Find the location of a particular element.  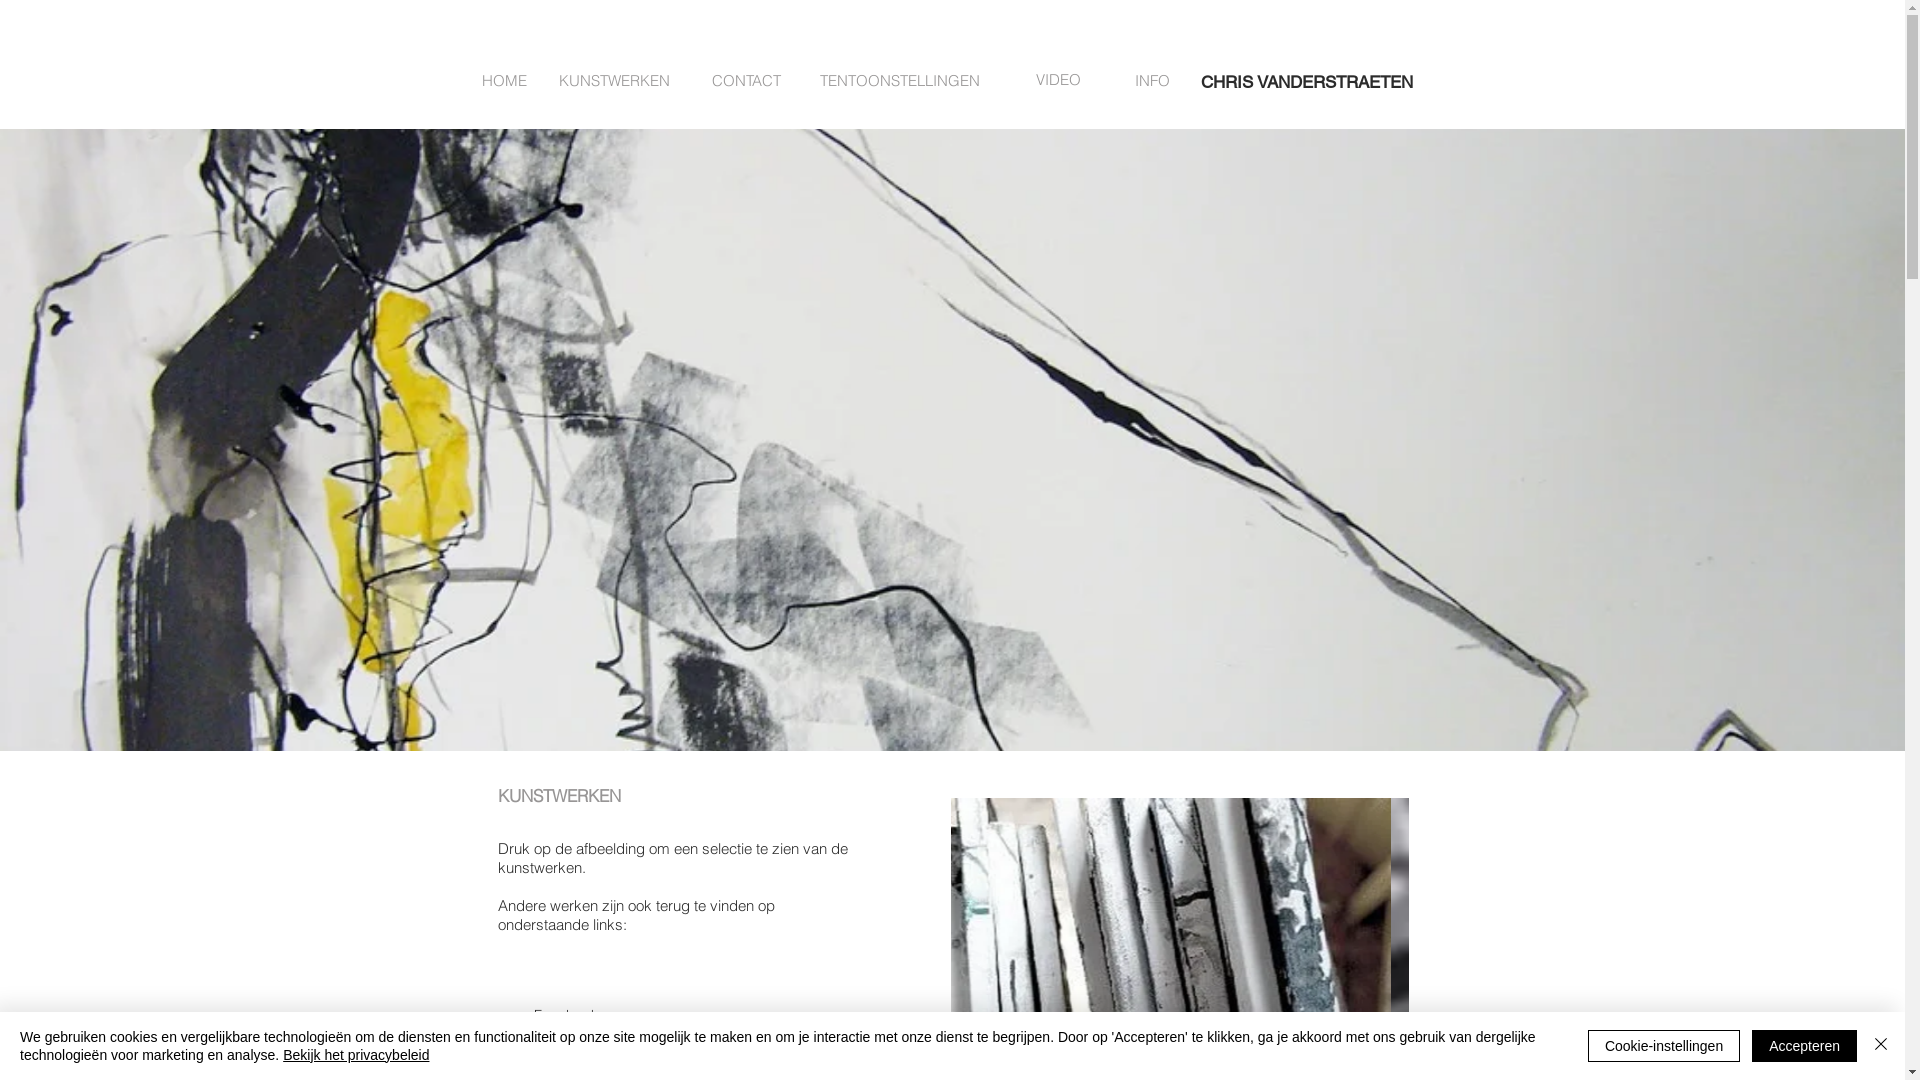

'KUNSTWERKEN' is located at coordinates (612, 79).